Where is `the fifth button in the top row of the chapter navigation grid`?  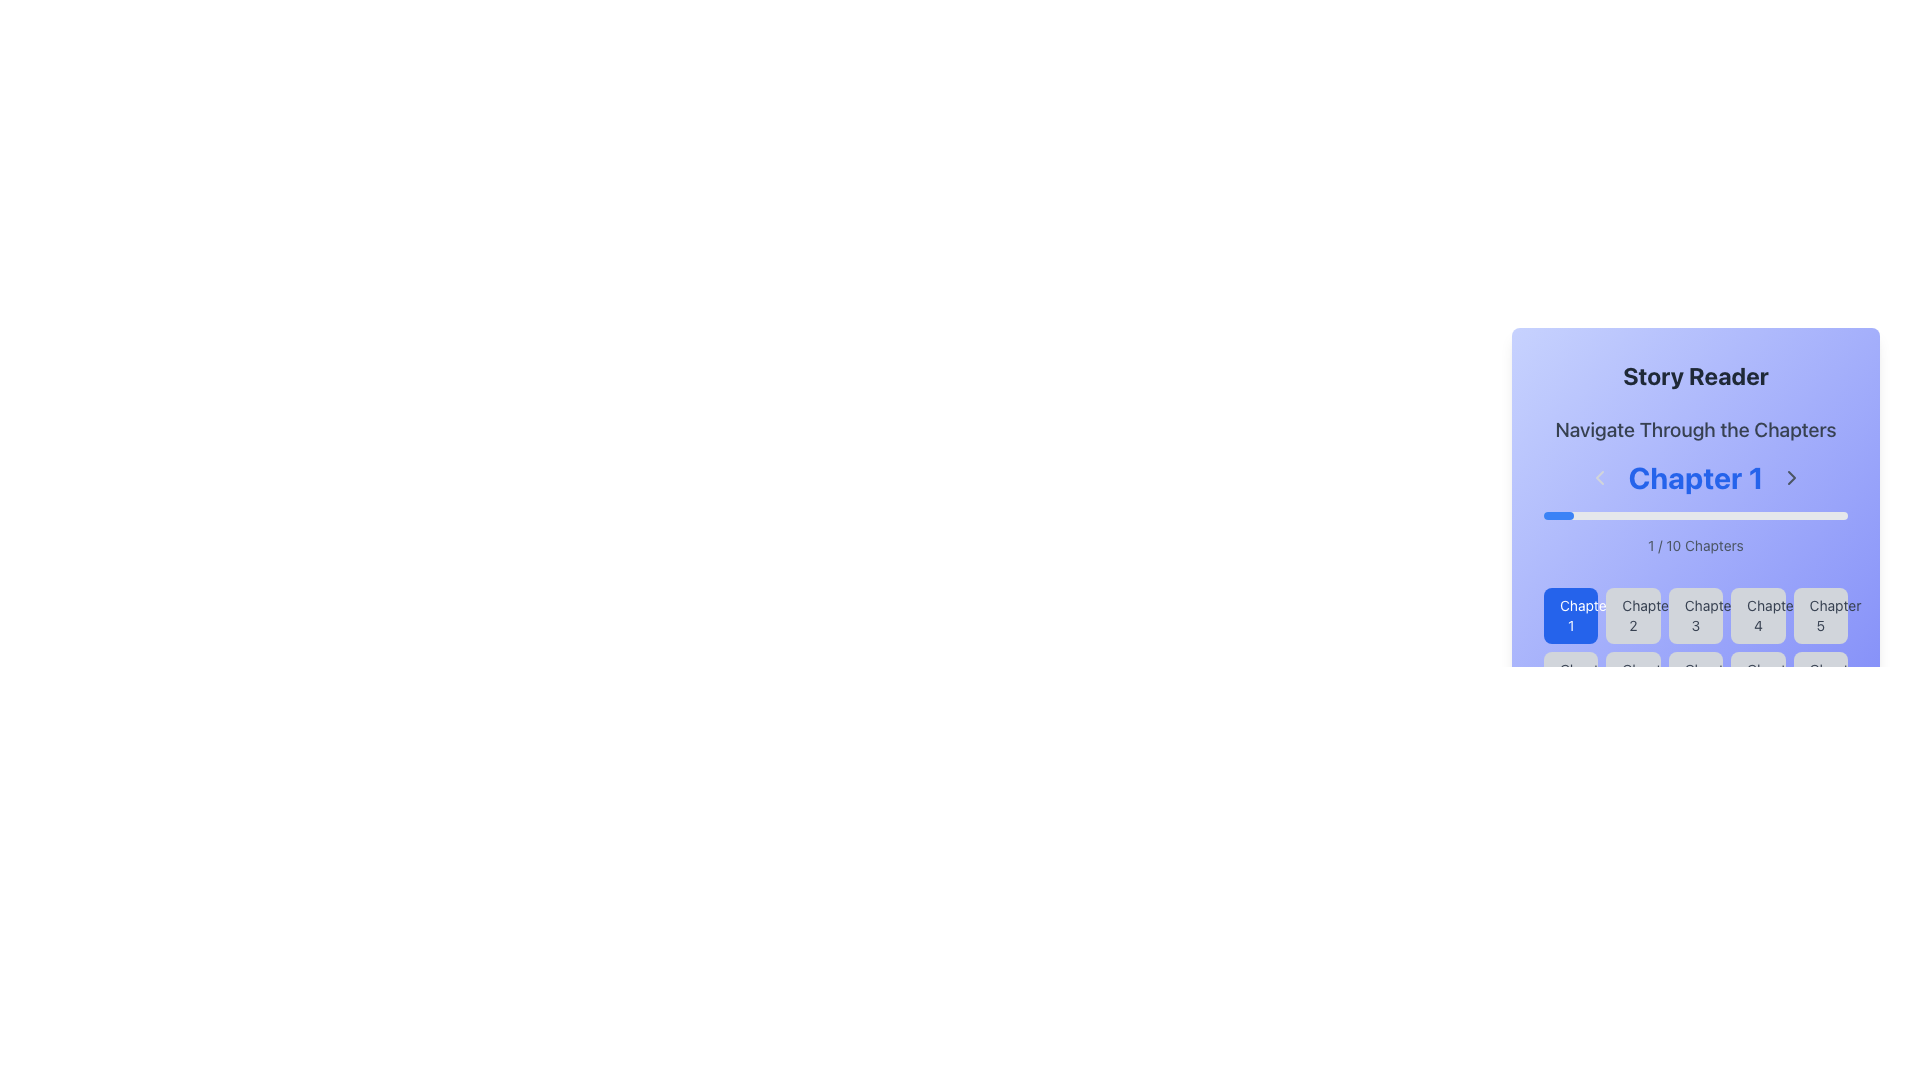
the fifth button in the top row of the chapter navigation grid is located at coordinates (1820, 615).